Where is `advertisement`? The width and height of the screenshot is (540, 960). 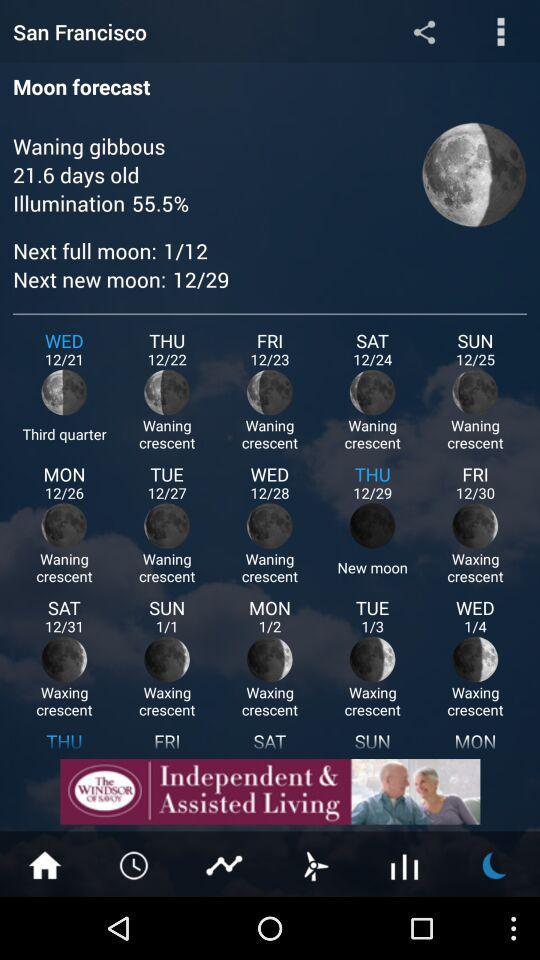
advertisement is located at coordinates (270, 791).